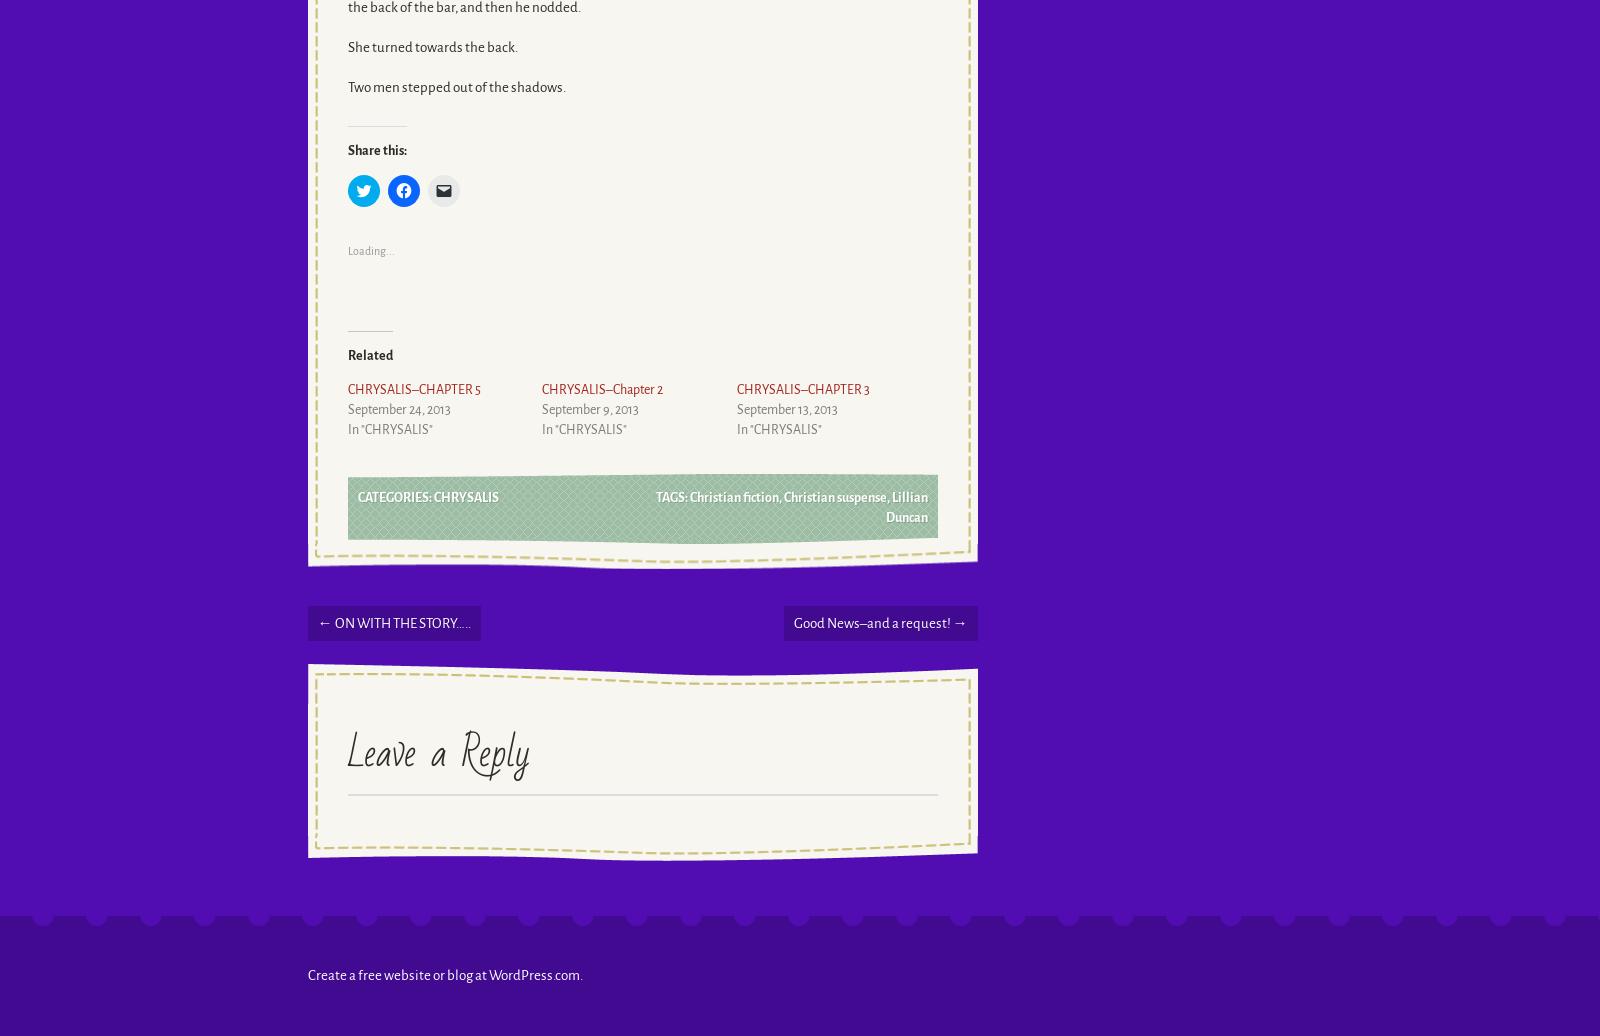 The image size is (1600, 1036). I want to click on 'Related', so click(369, 355).